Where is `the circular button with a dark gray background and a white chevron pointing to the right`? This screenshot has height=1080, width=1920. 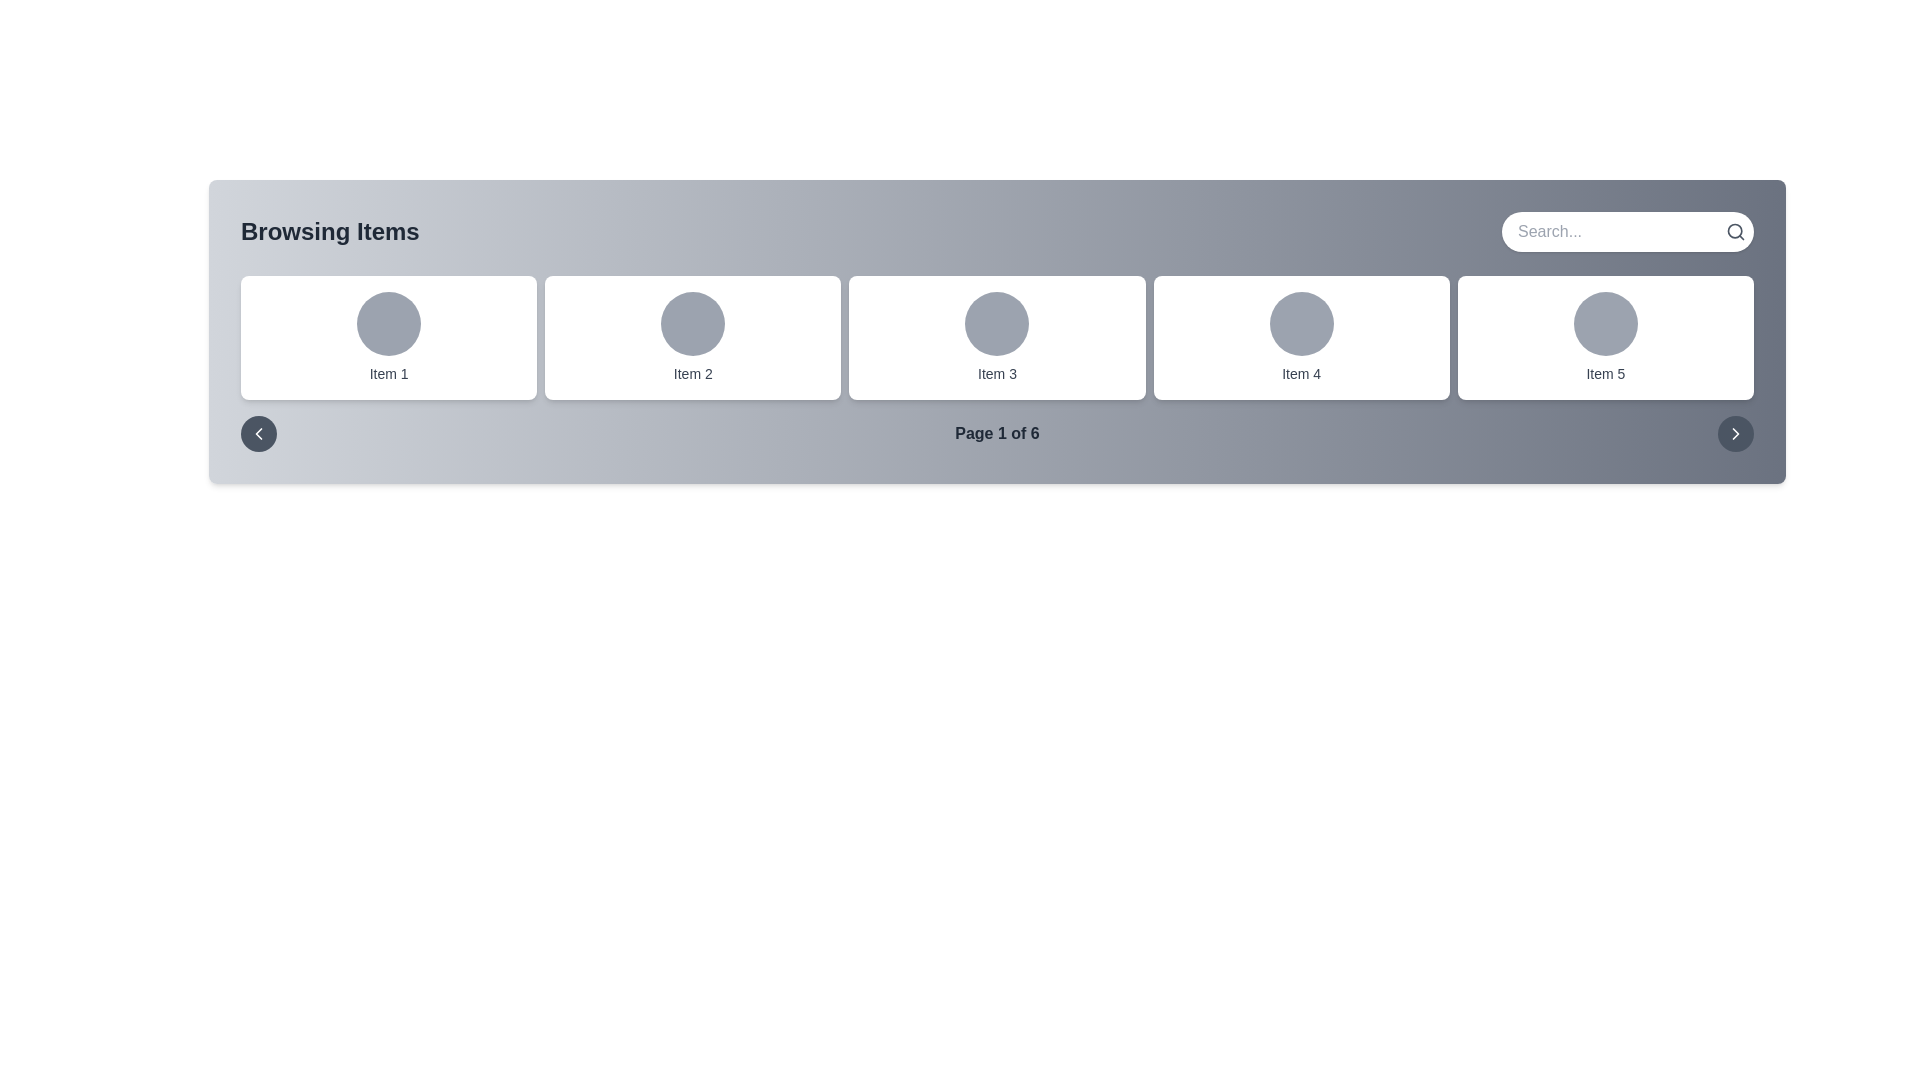 the circular button with a dark gray background and a white chevron pointing to the right is located at coordinates (1735, 433).